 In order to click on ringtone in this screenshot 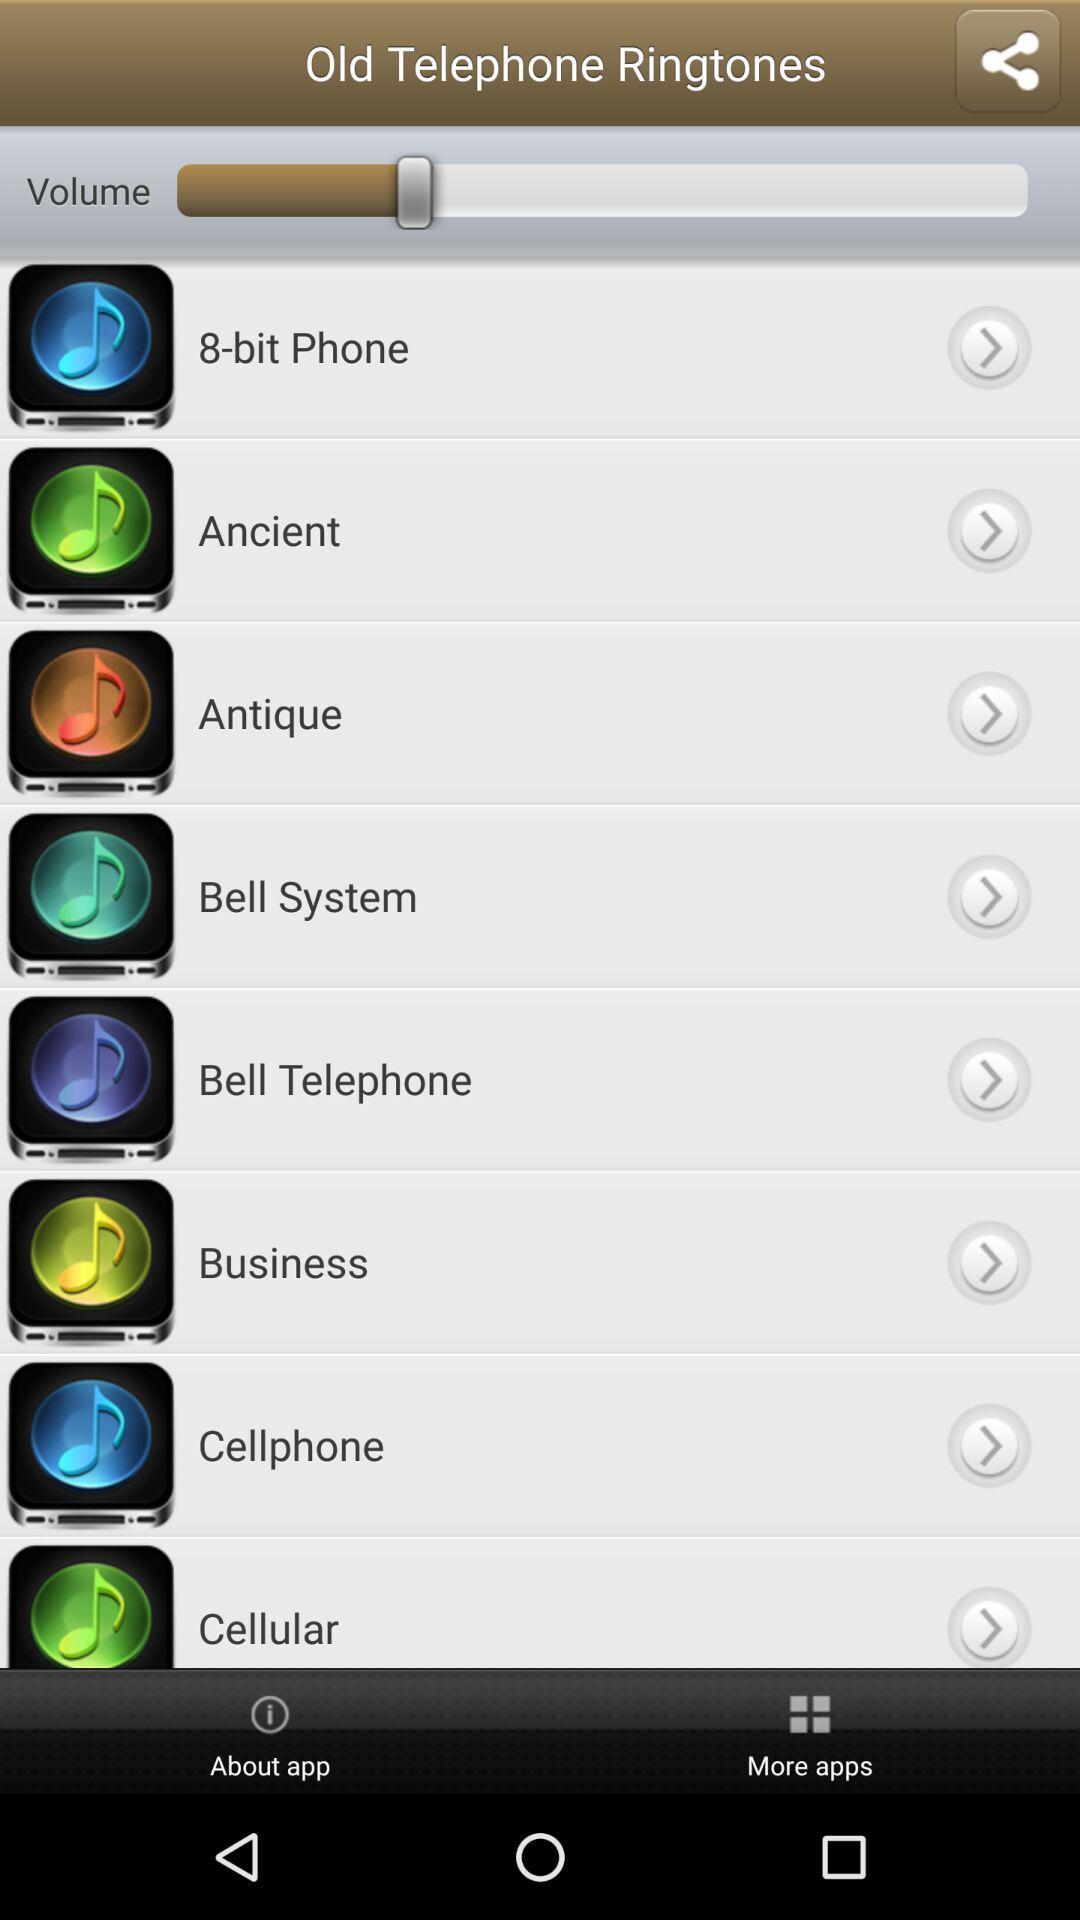, I will do `click(987, 1077)`.